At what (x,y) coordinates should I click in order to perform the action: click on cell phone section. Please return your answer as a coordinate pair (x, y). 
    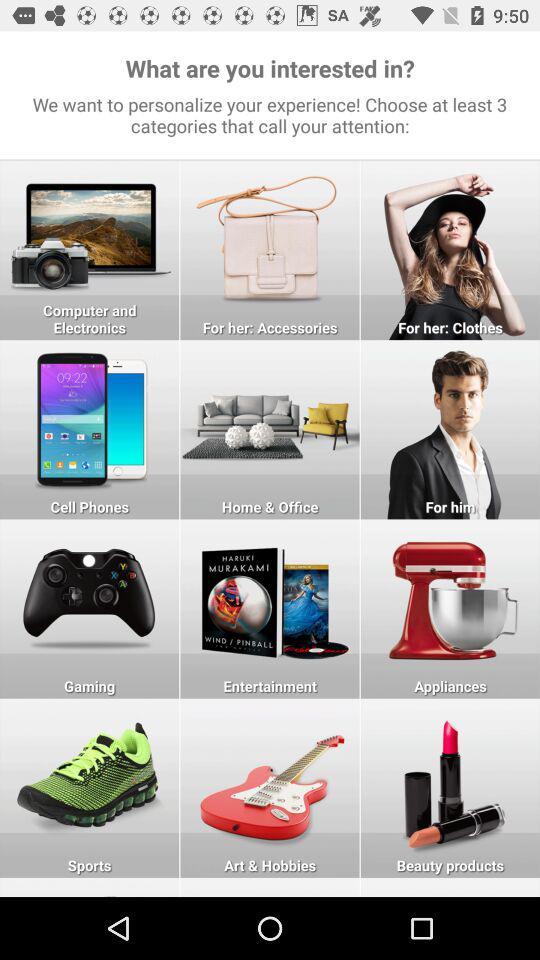
    Looking at the image, I should click on (88, 429).